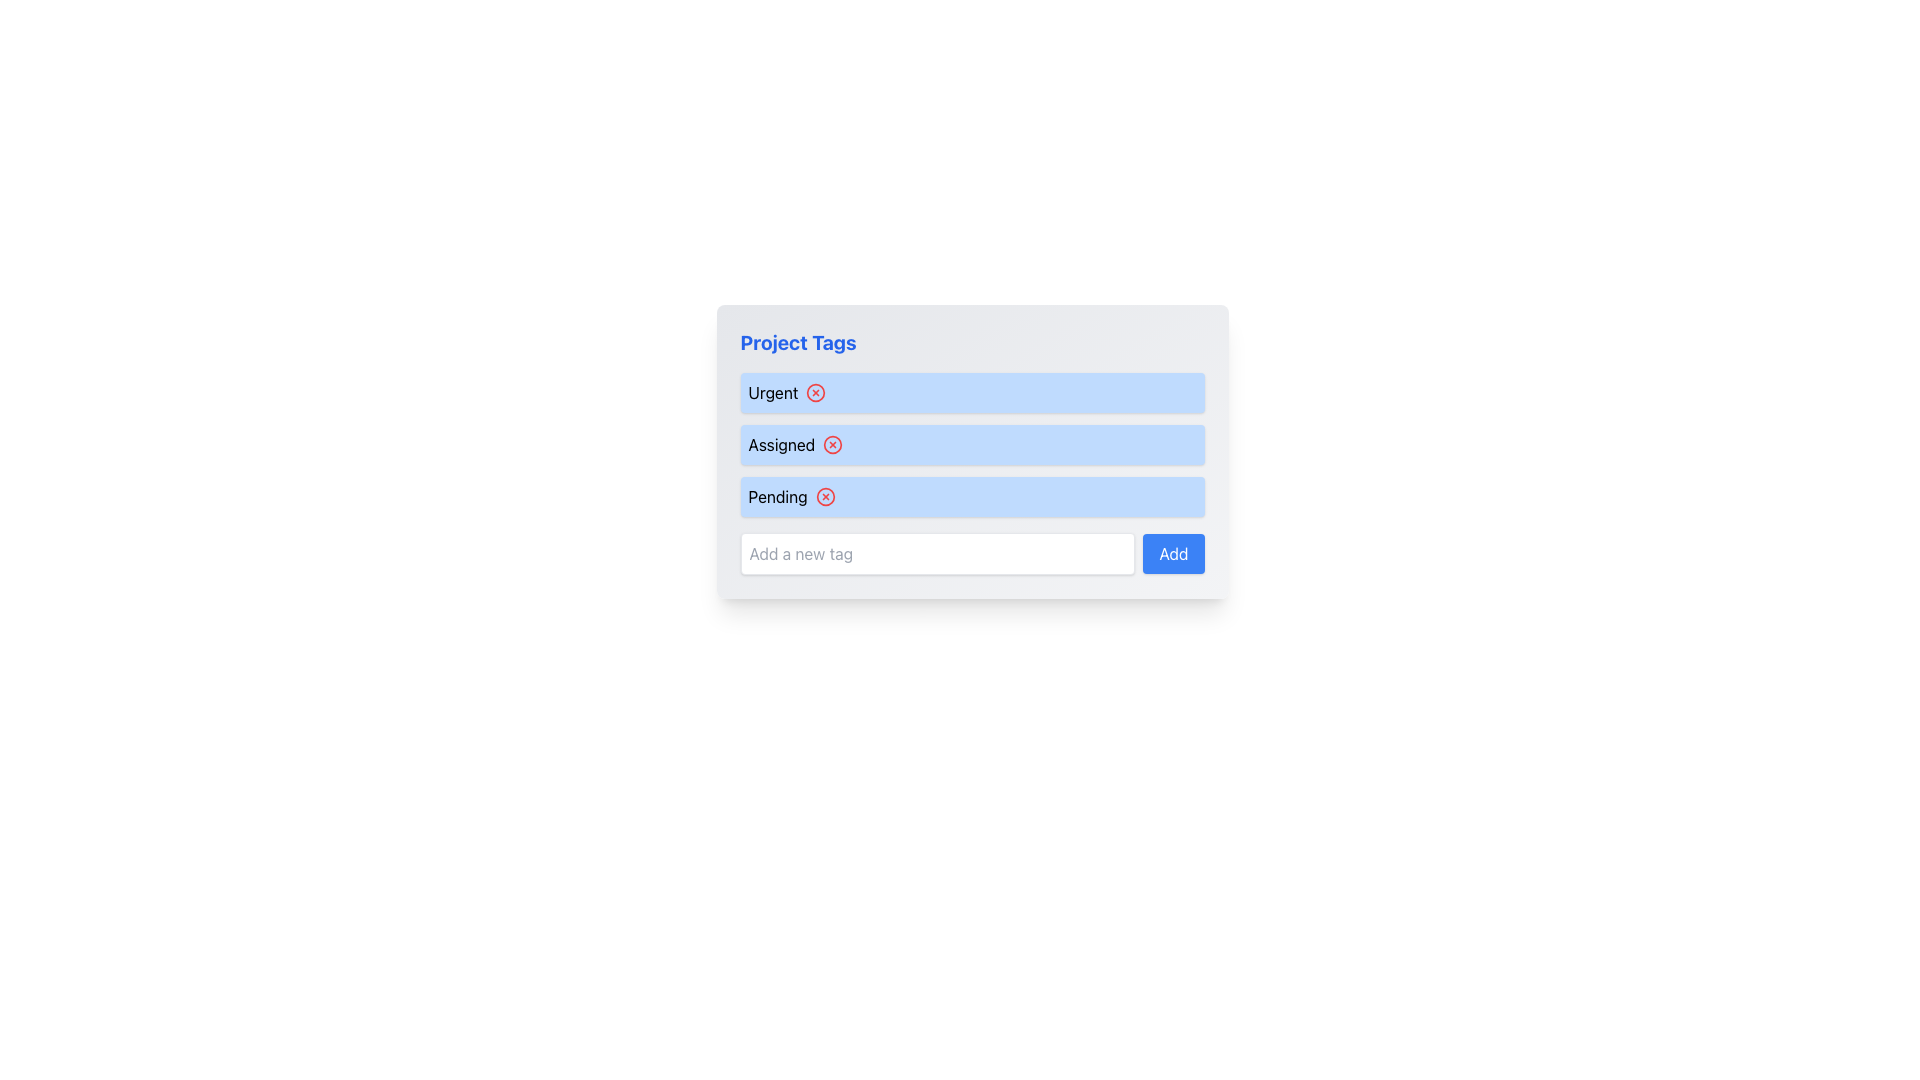  What do you see at coordinates (797, 342) in the screenshot?
I see `title text of the 'Project Tags' label located at the top-left of the card, centered horizontally above the tags 'Urgent', 'Assigned', and 'Pending'` at bounding box center [797, 342].